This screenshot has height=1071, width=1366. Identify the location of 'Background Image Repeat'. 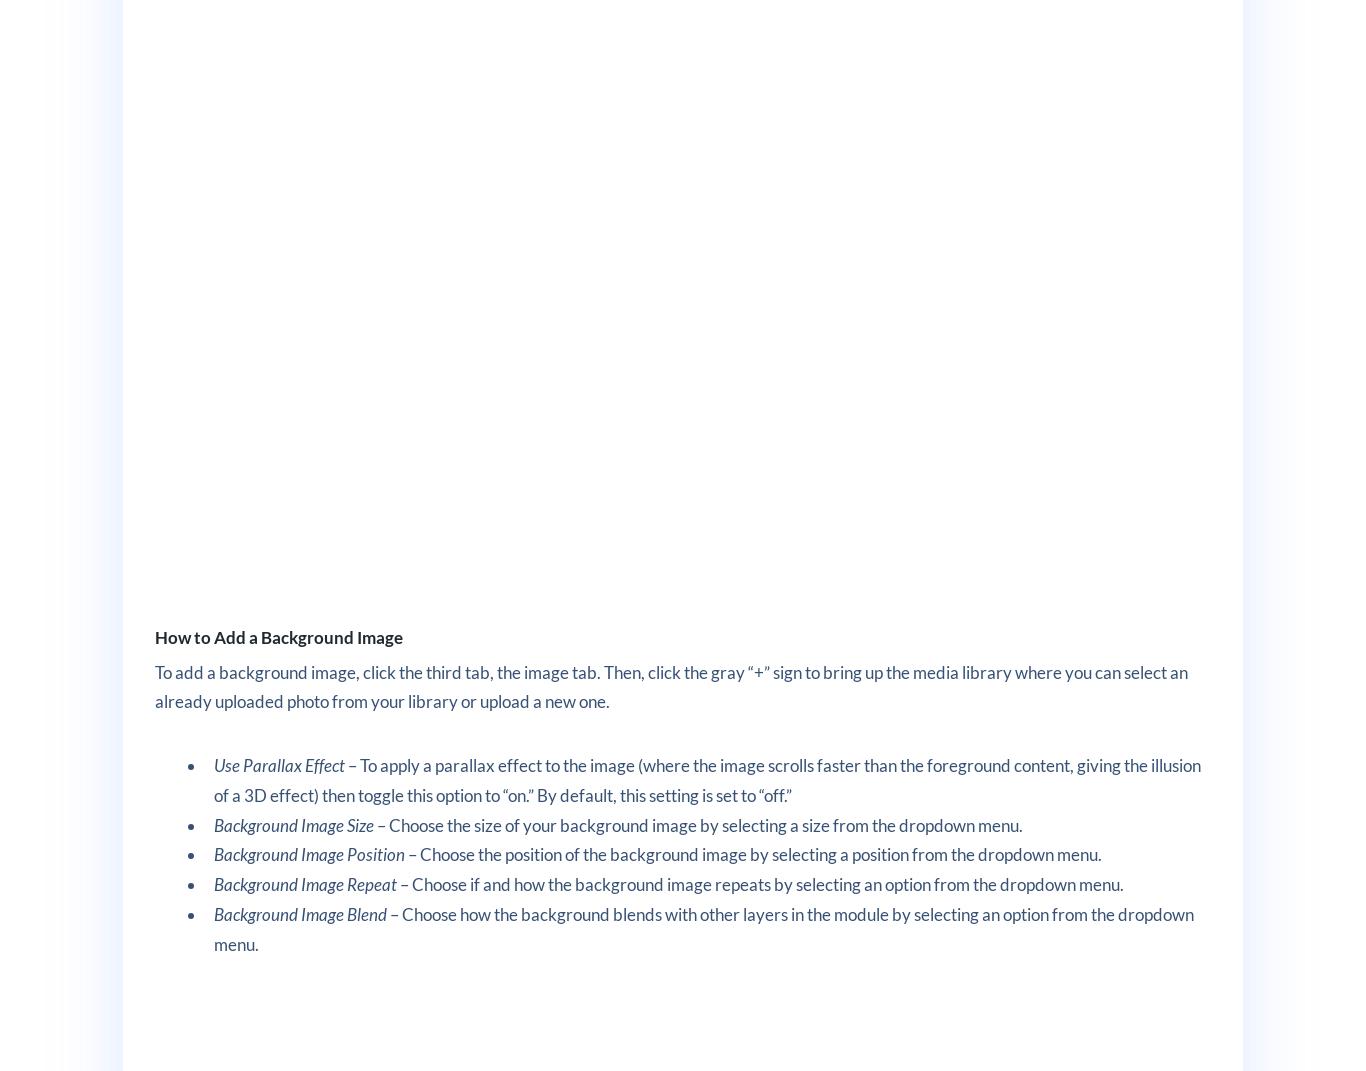
(213, 884).